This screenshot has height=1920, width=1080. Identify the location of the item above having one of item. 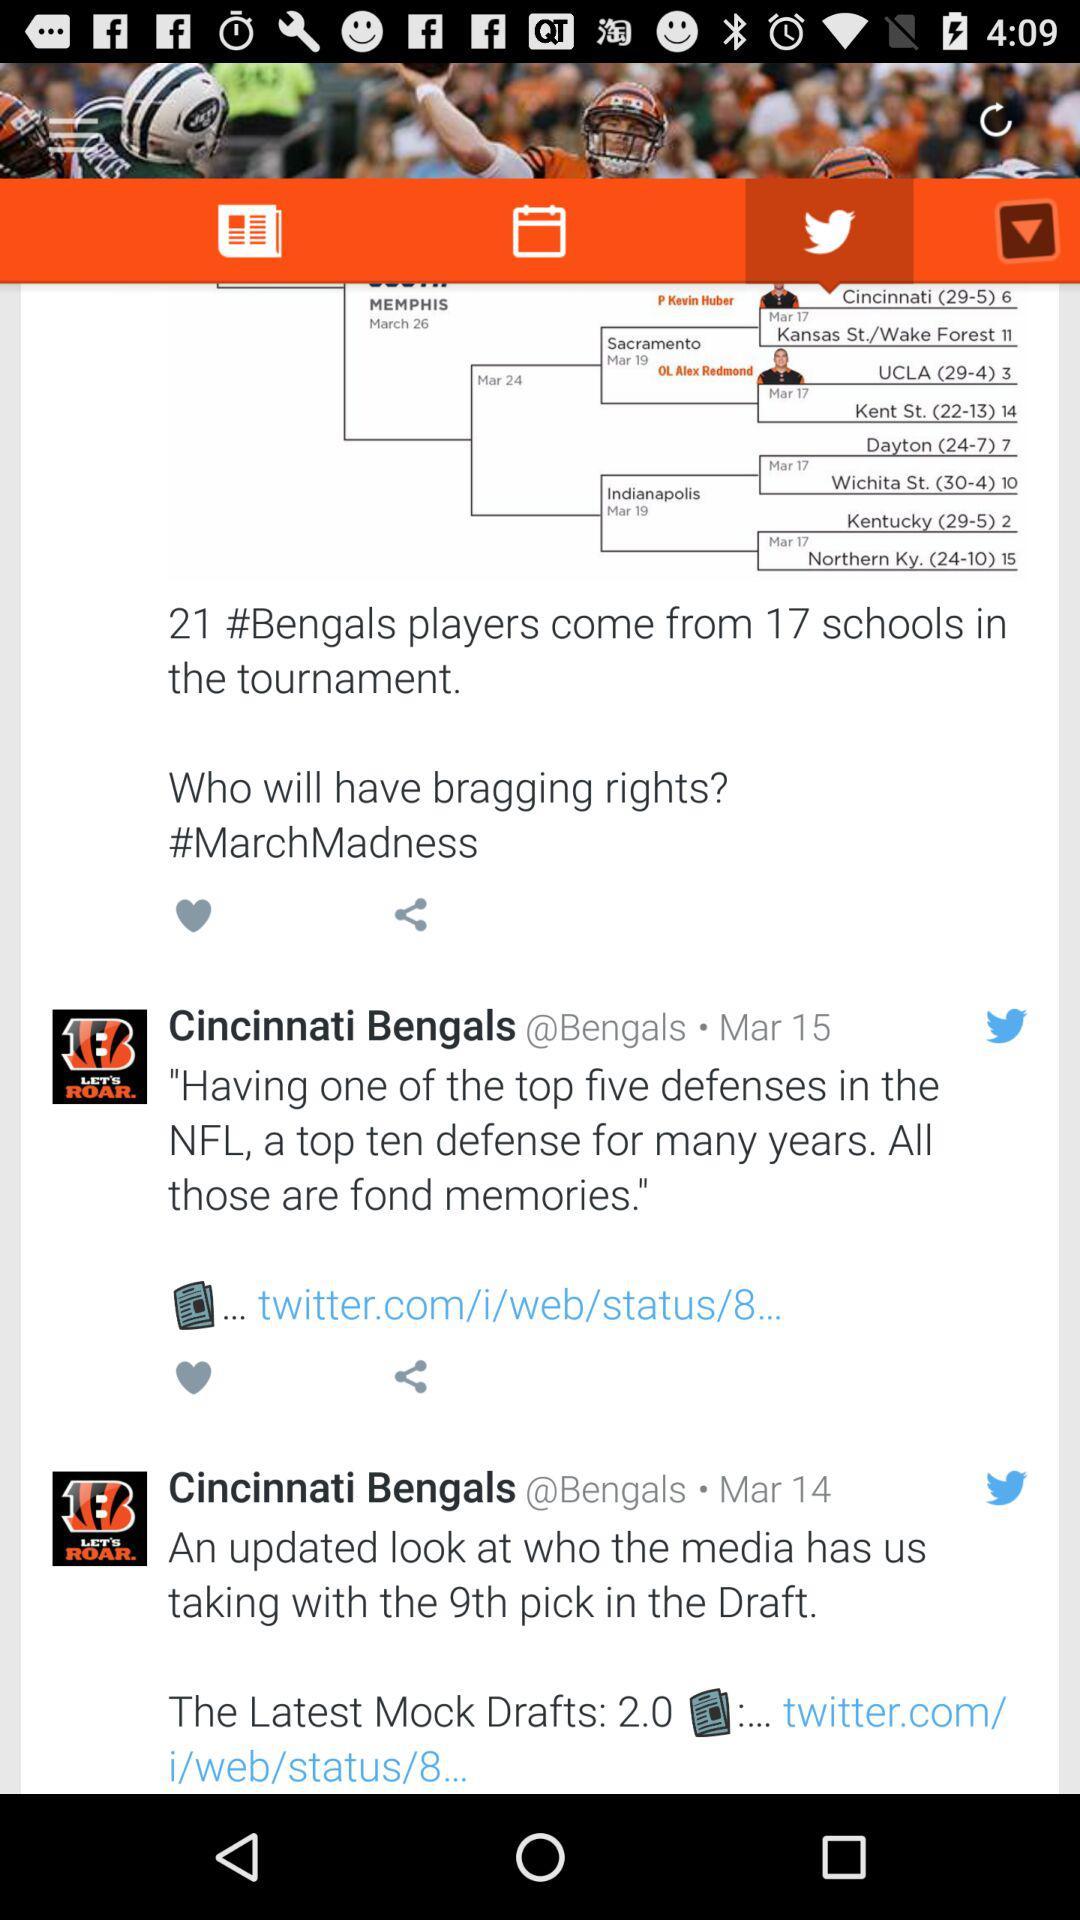
(759, 1026).